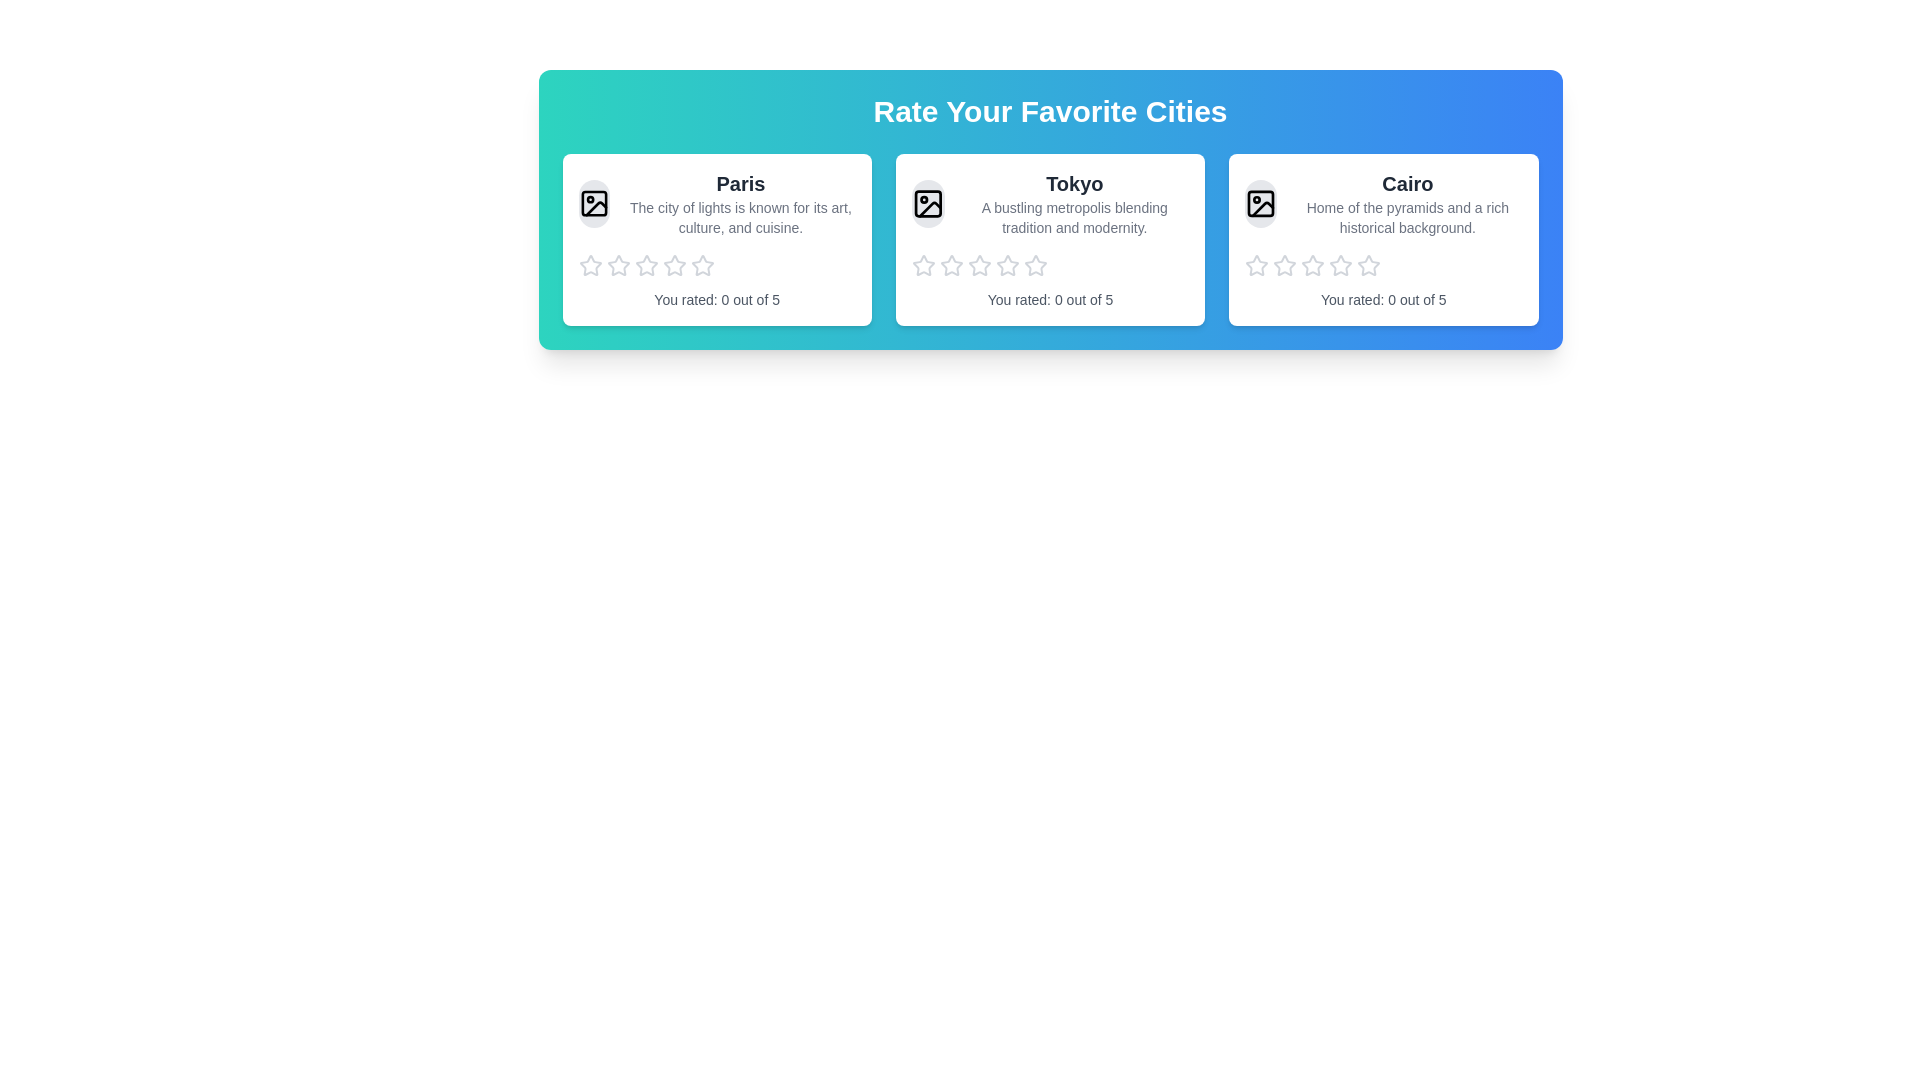  What do you see at coordinates (1285, 264) in the screenshot?
I see `the mouse over the first star-shaped SVG icon in light gray, representing a rating component under the 'Cairo' card` at bounding box center [1285, 264].